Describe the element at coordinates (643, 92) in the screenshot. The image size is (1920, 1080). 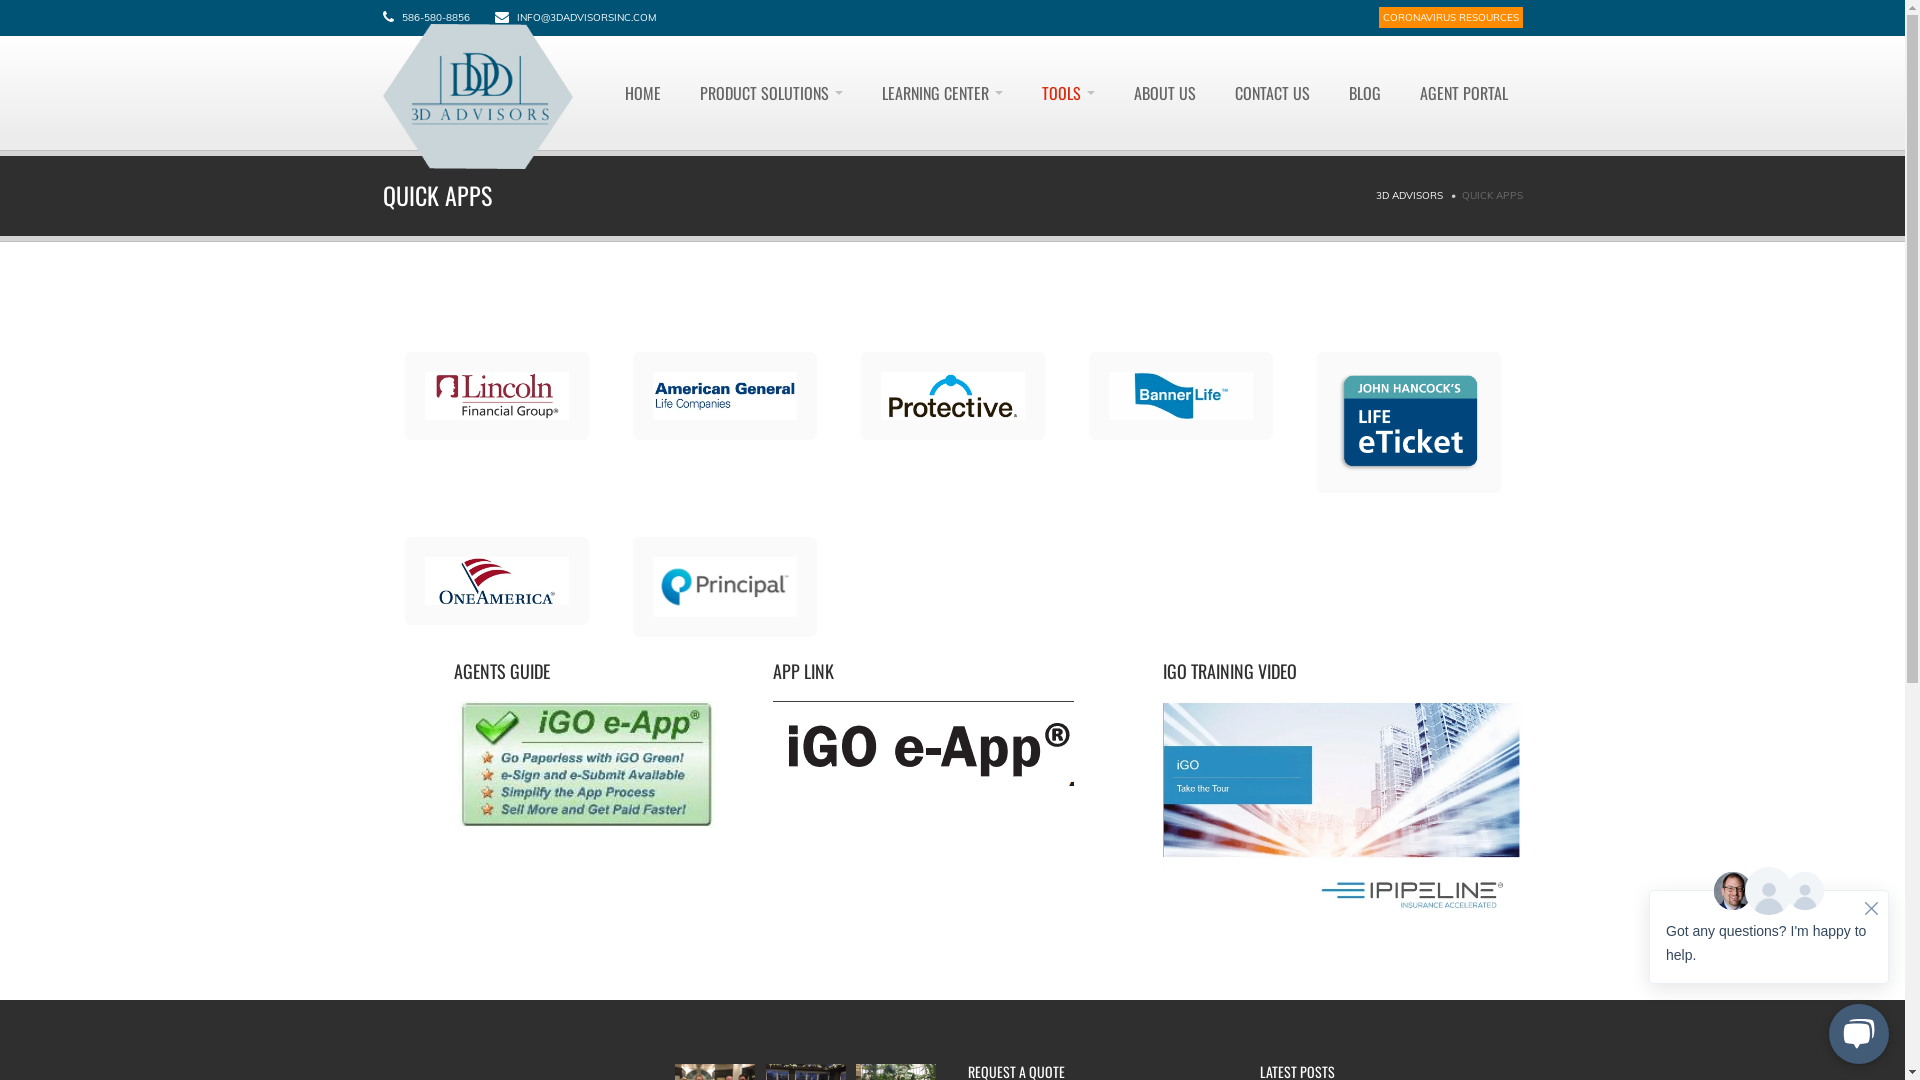
I see `'HOME'` at that location.